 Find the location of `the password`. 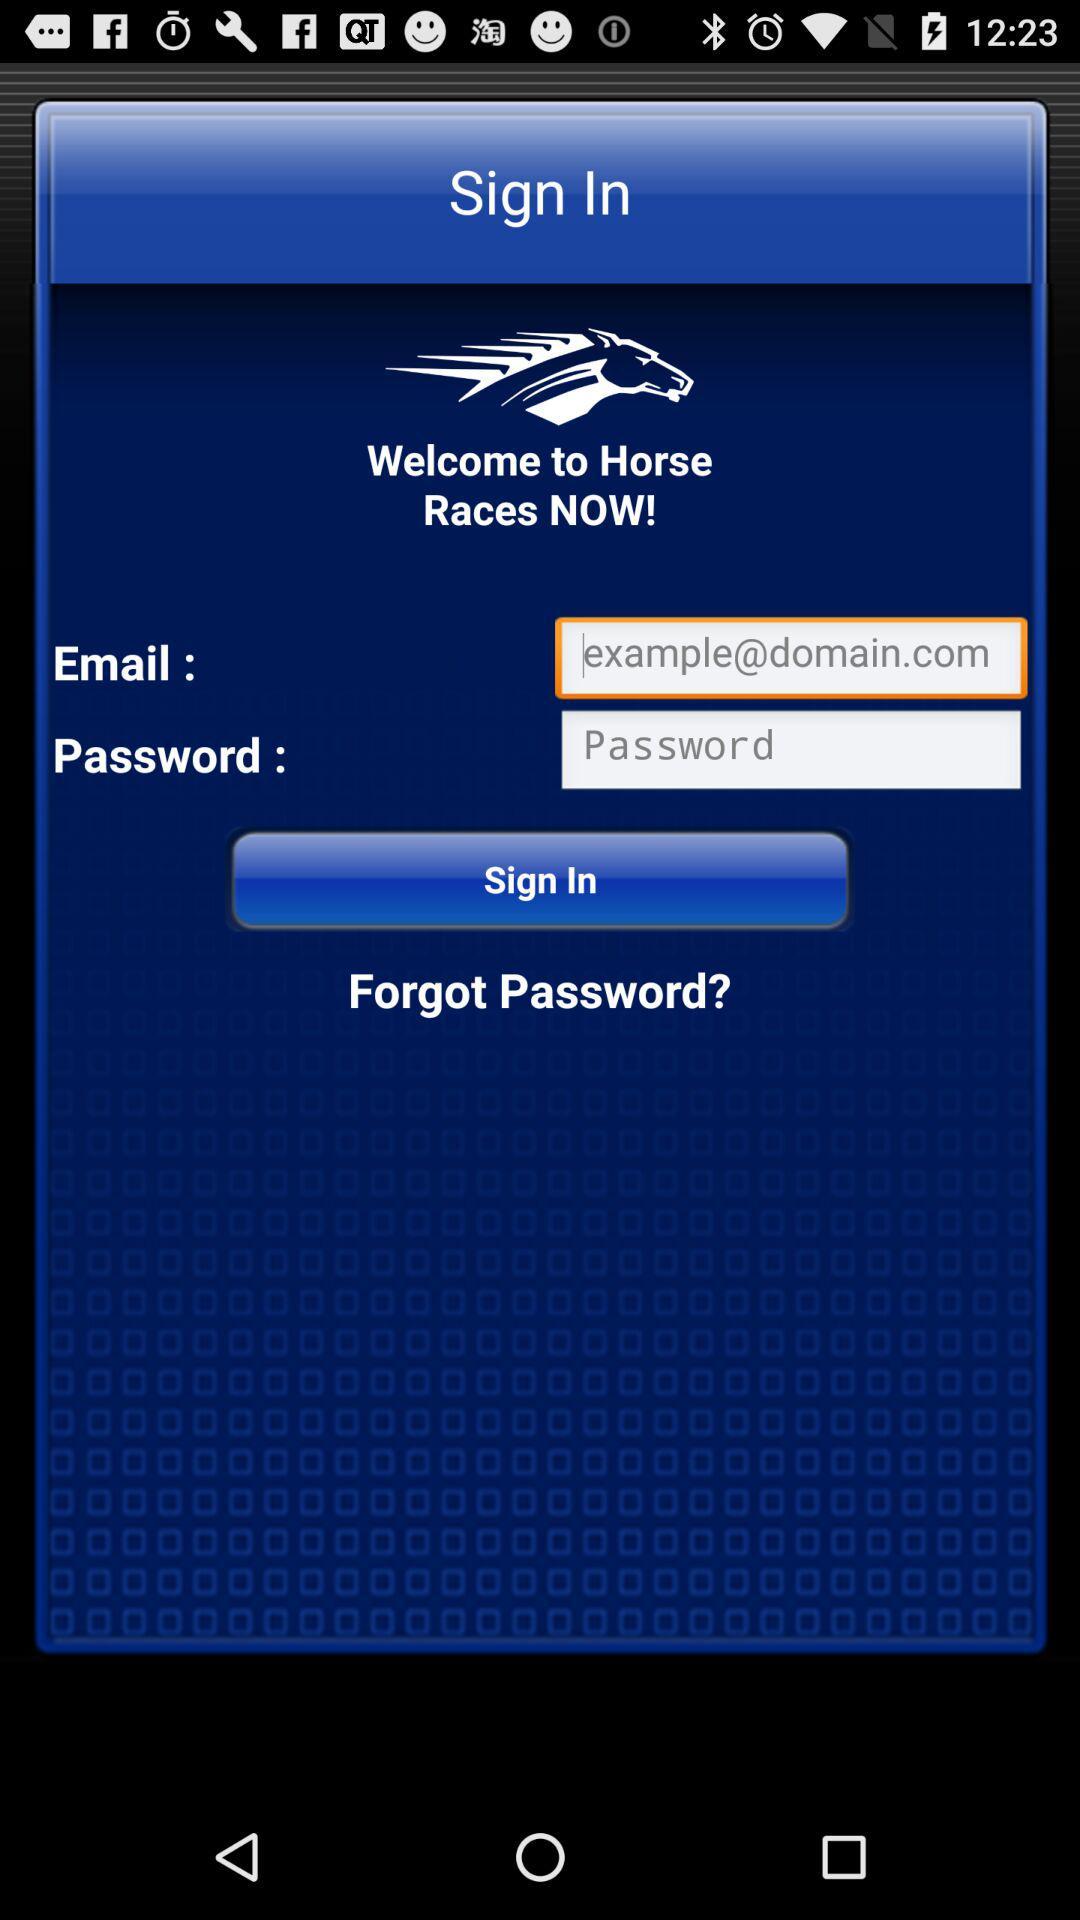

the password is located at coordinates (790, 753).